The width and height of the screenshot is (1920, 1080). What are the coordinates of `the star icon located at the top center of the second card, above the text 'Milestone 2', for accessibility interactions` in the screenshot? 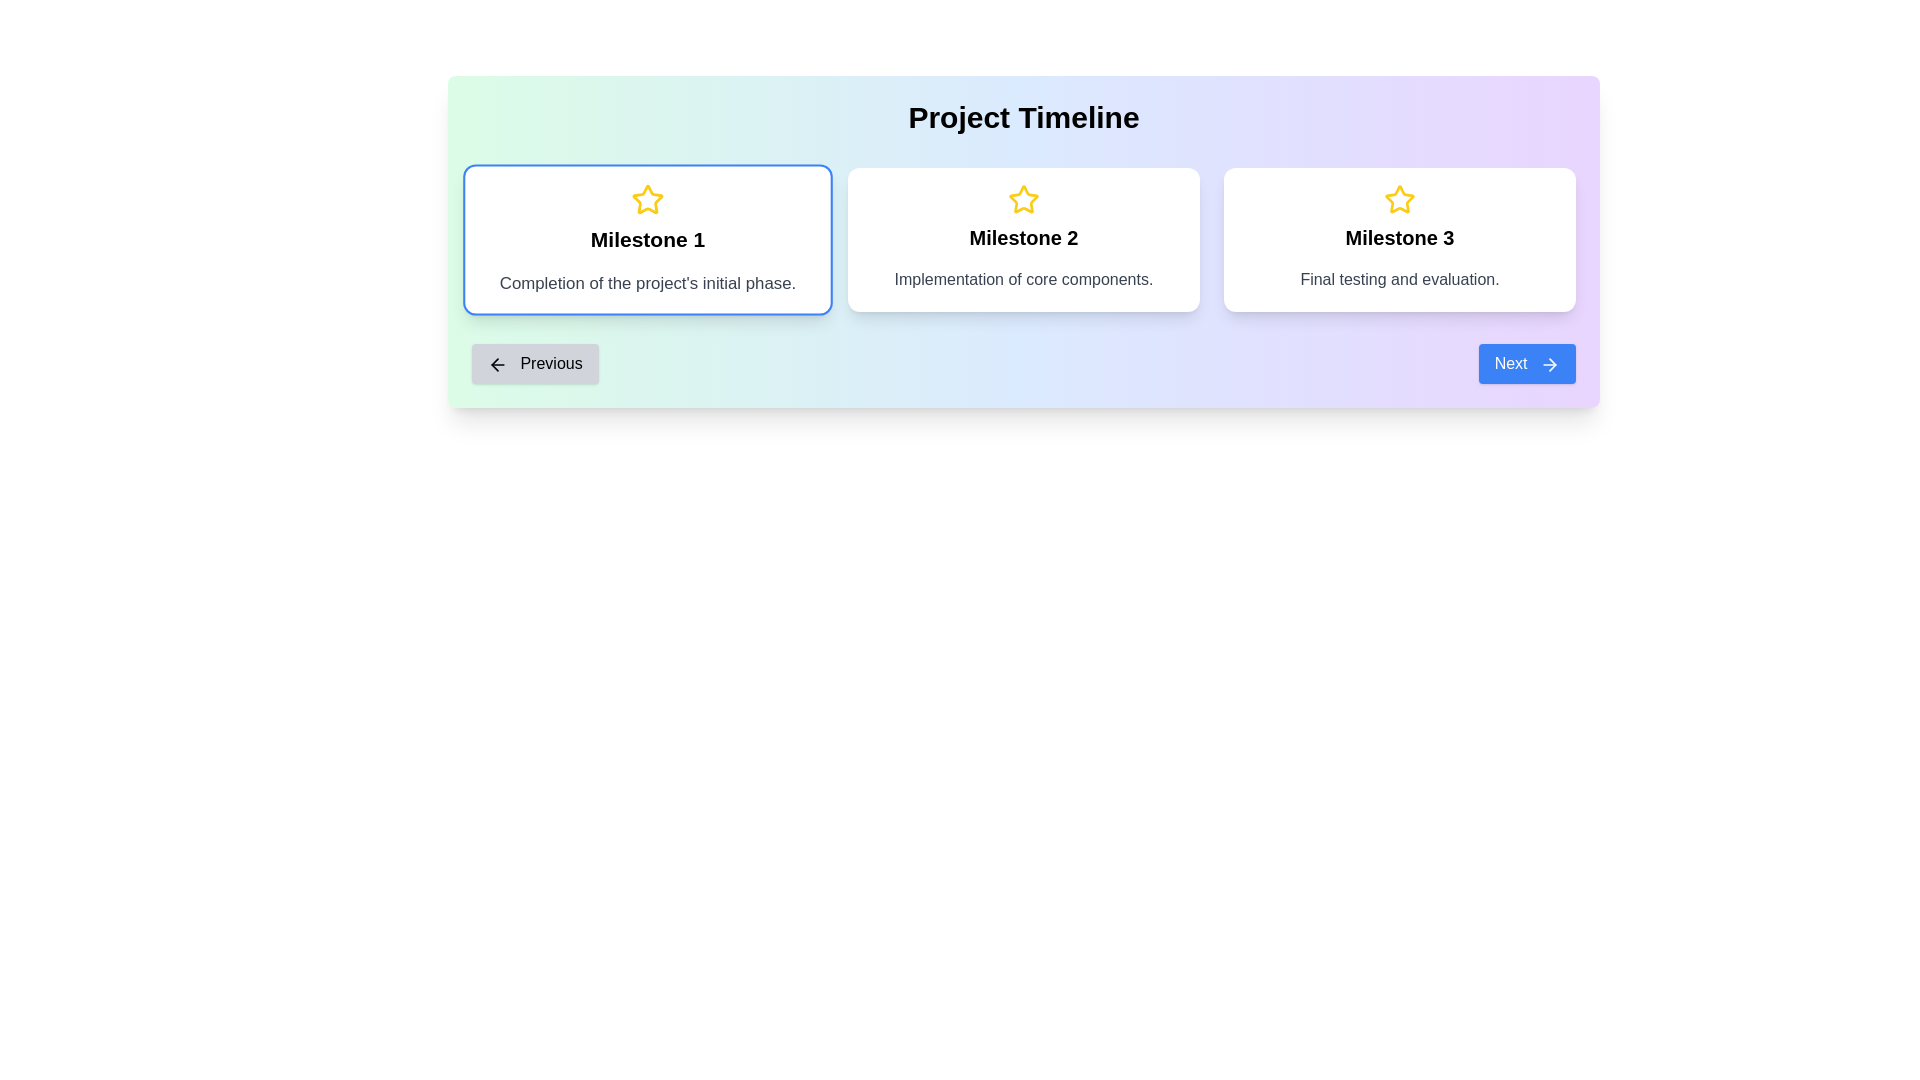 It's located at (1023, 199).